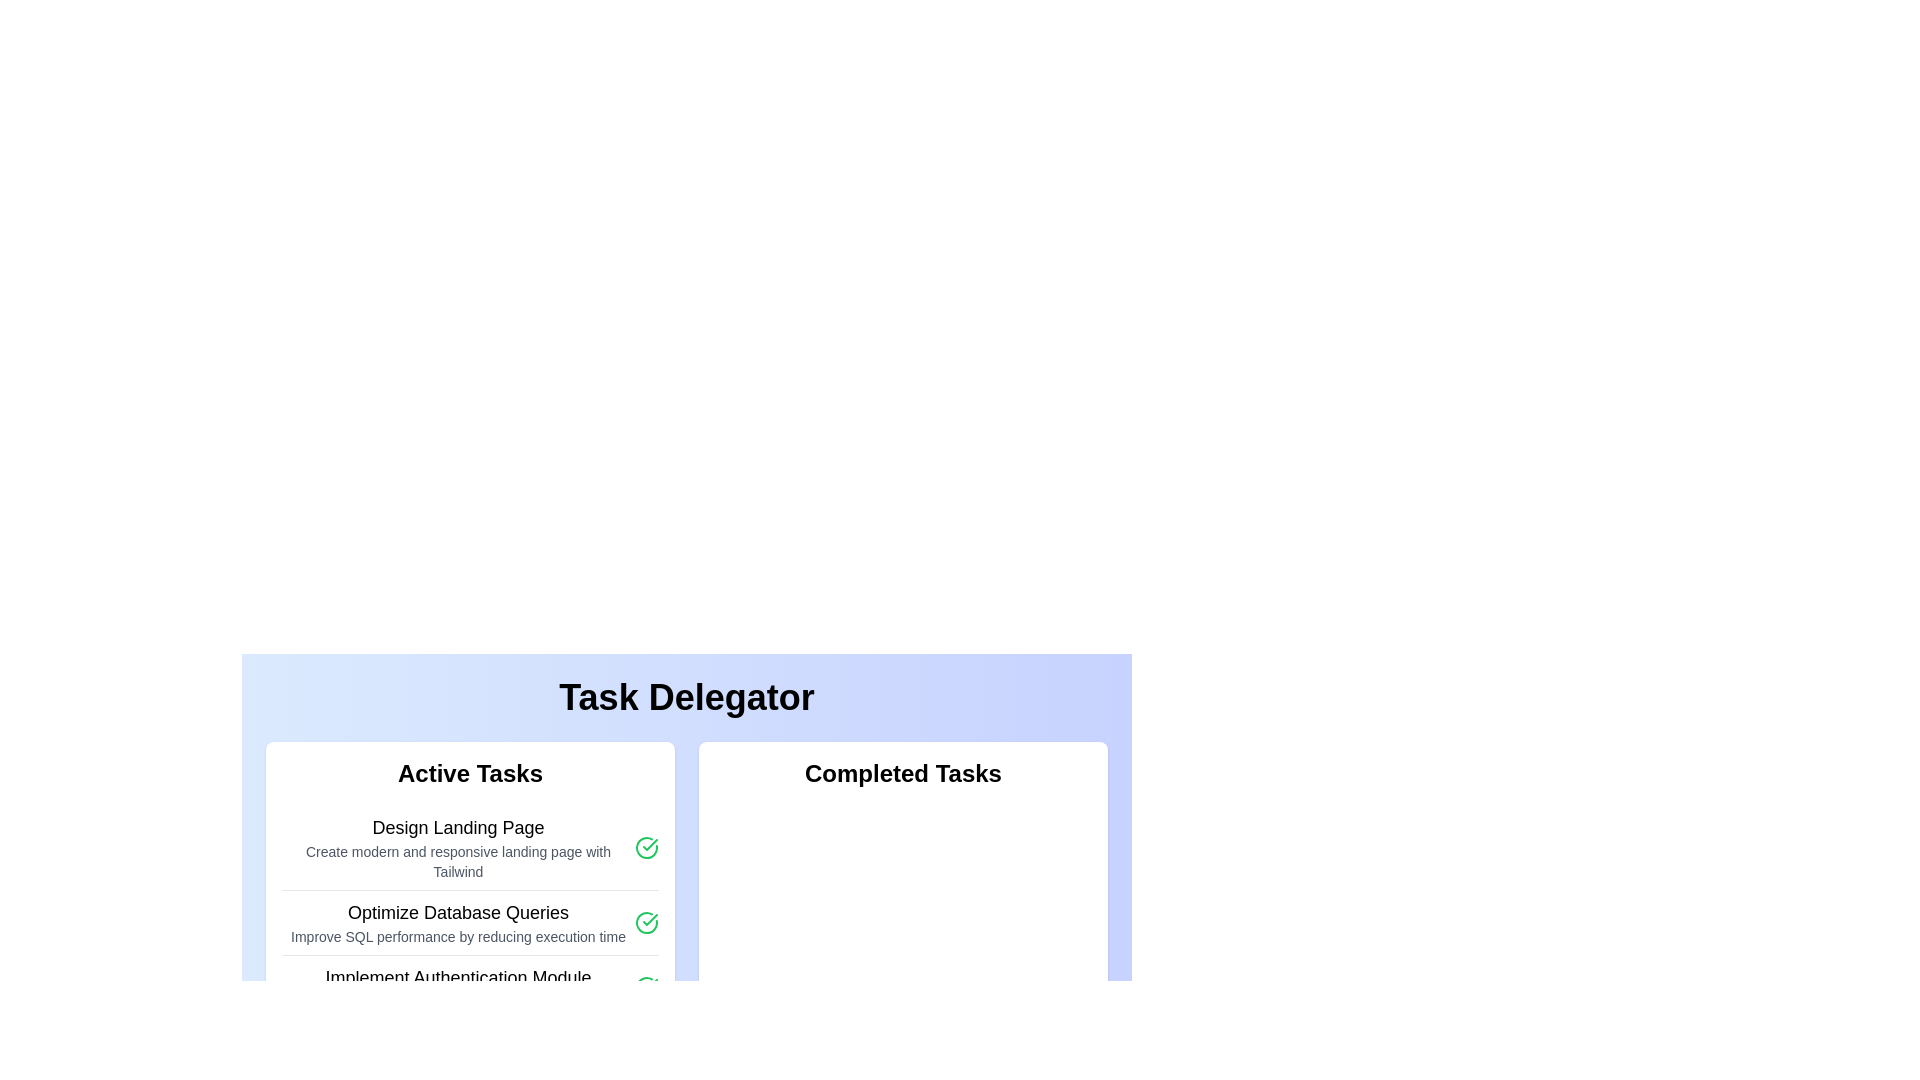 The width and height of the screenshot is (1920, 1080). Describe the element at coordinates (647, 848) in the screenshot. I see `the completion indicator icon located to the right of the 'Design Landing Page' text in the 'Active Tasks' section` at that location.